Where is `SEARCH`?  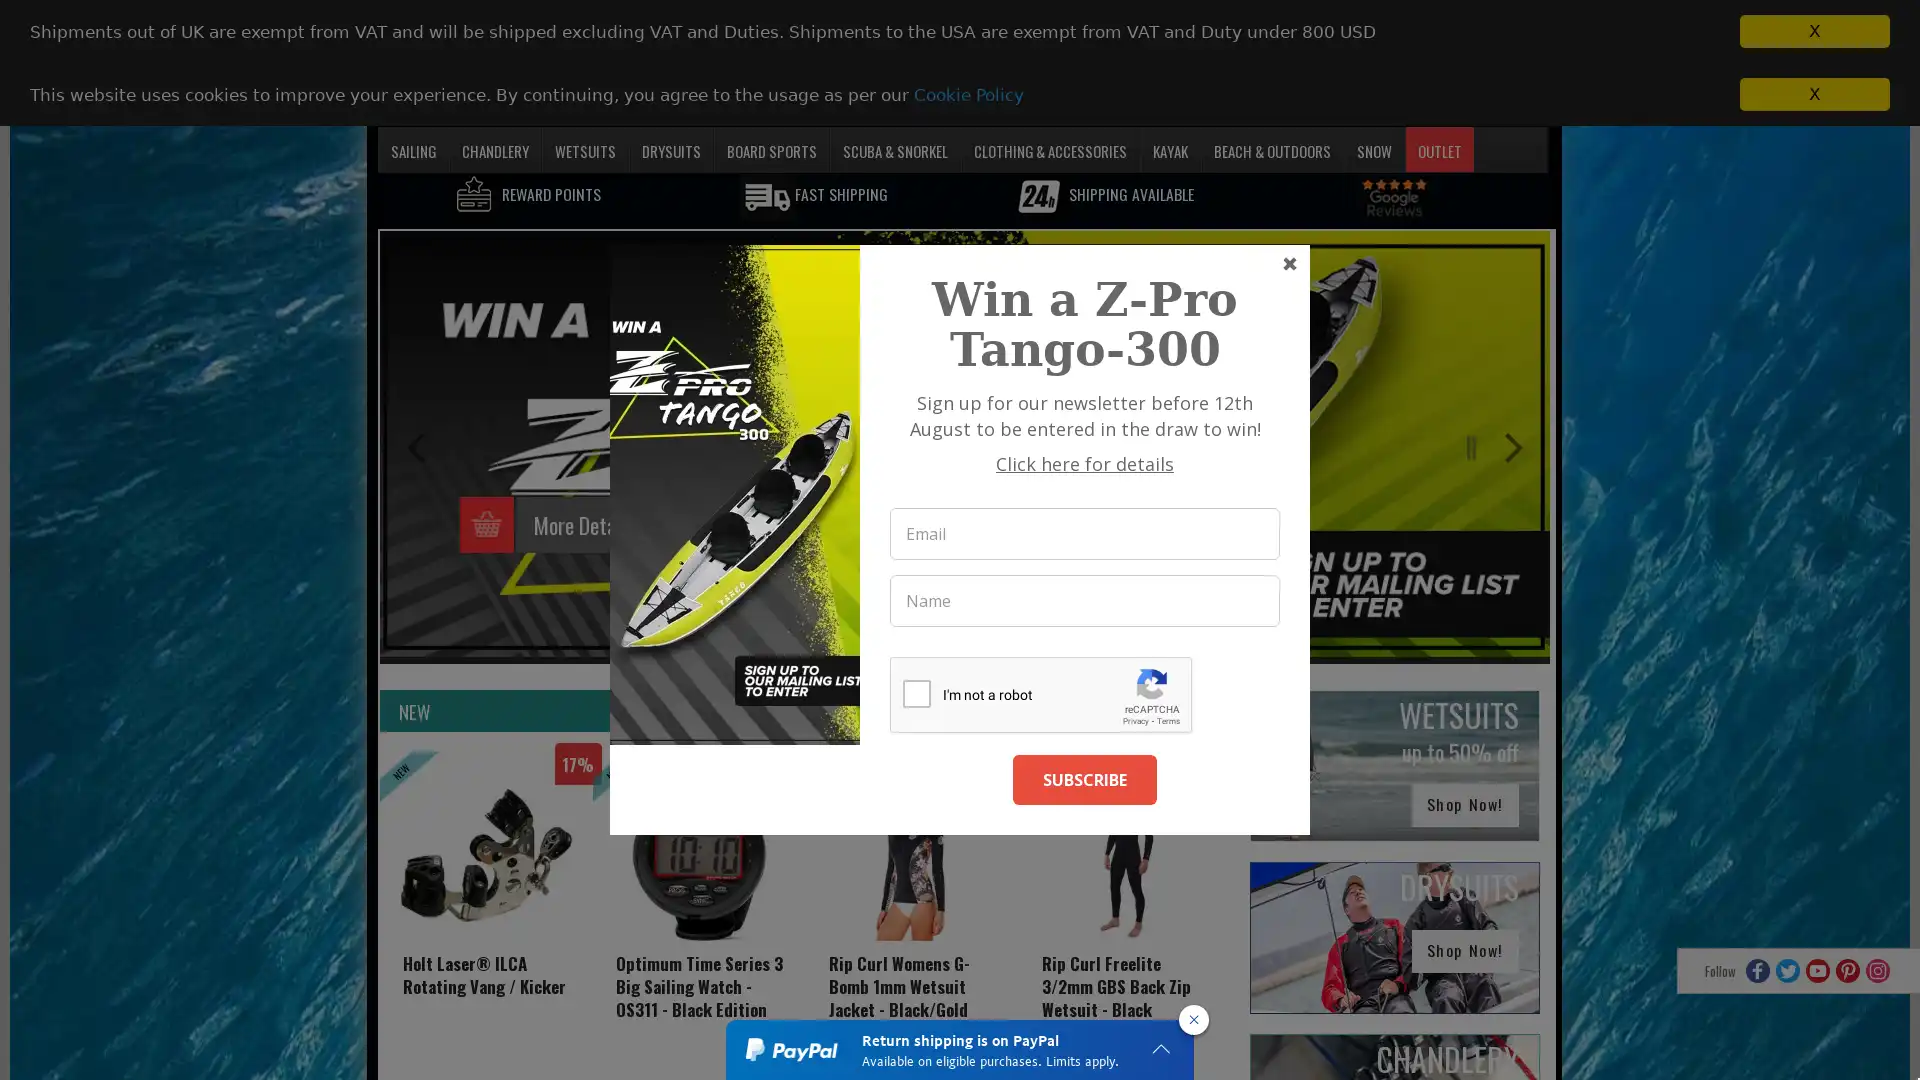 SEARCH is located at coordinates (1334, 101).